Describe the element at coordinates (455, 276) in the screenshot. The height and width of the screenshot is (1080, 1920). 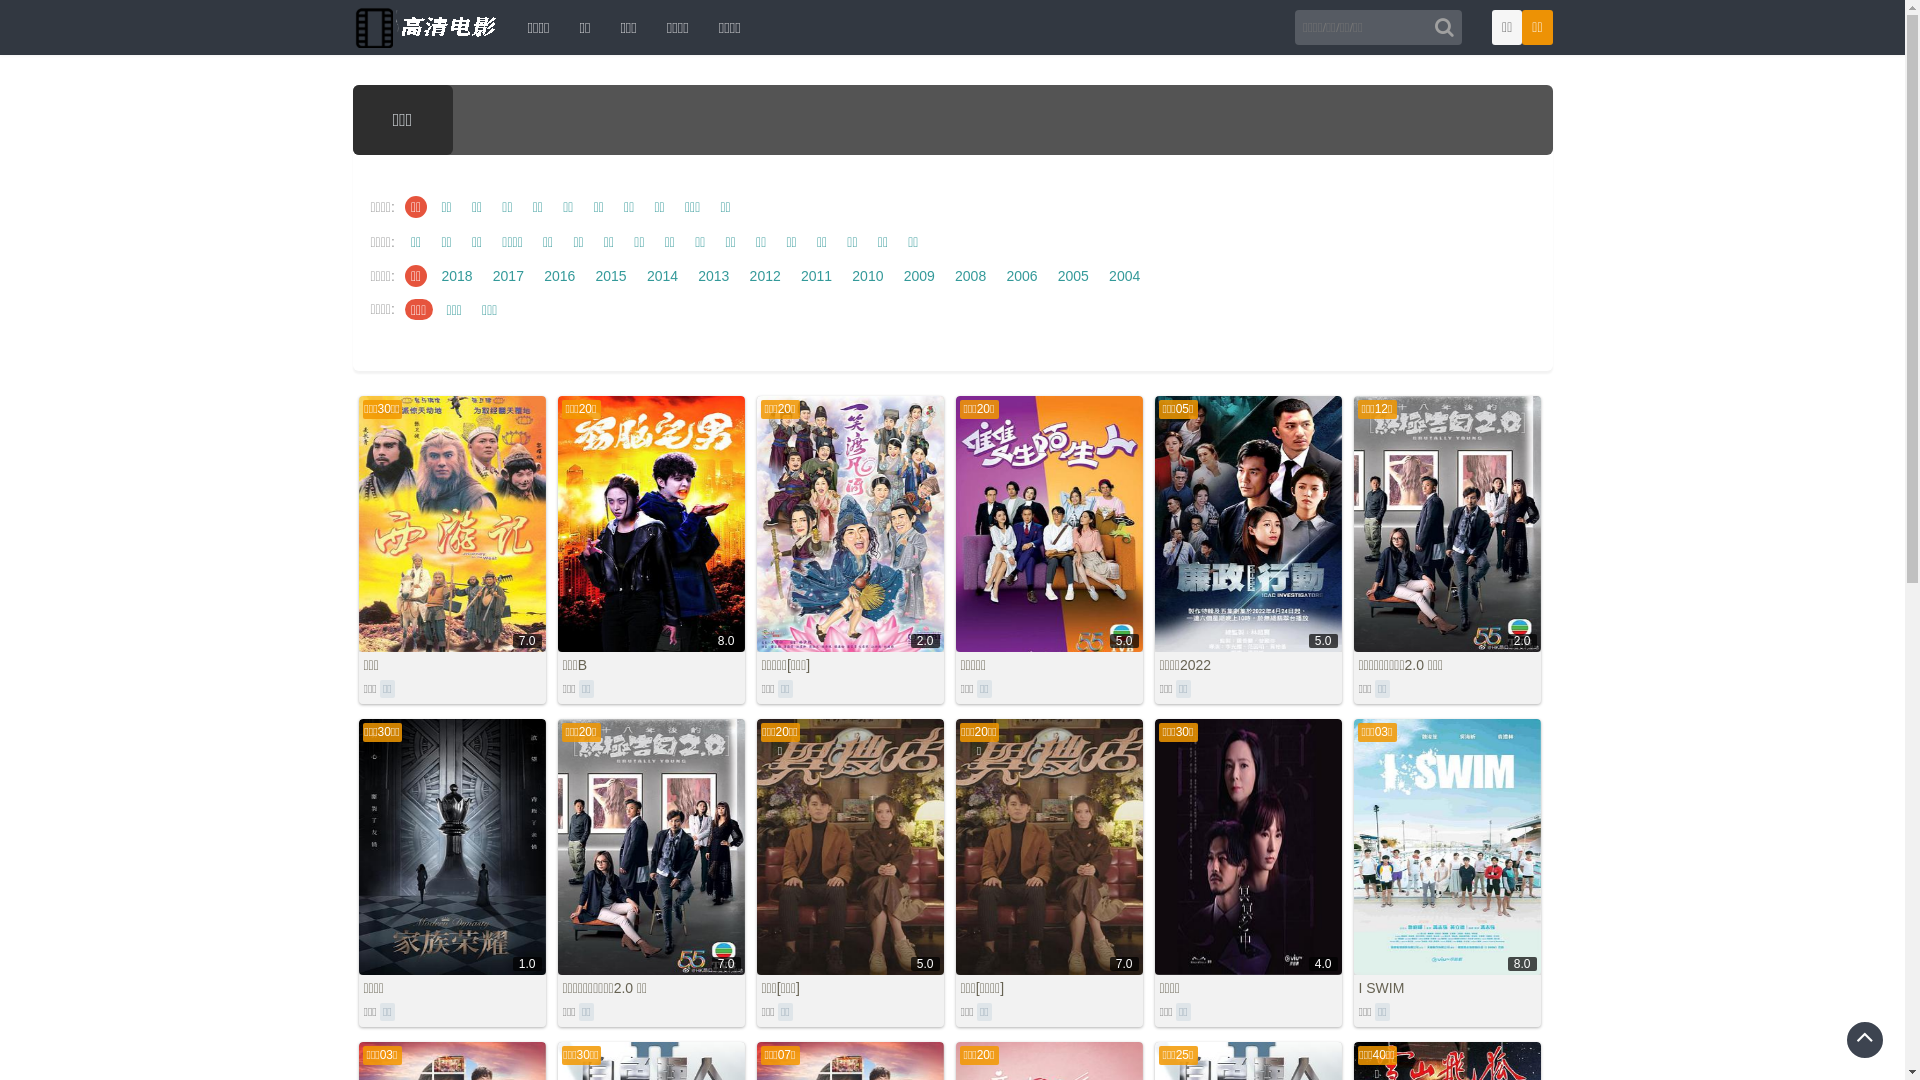
I see `'2018'` at that location.